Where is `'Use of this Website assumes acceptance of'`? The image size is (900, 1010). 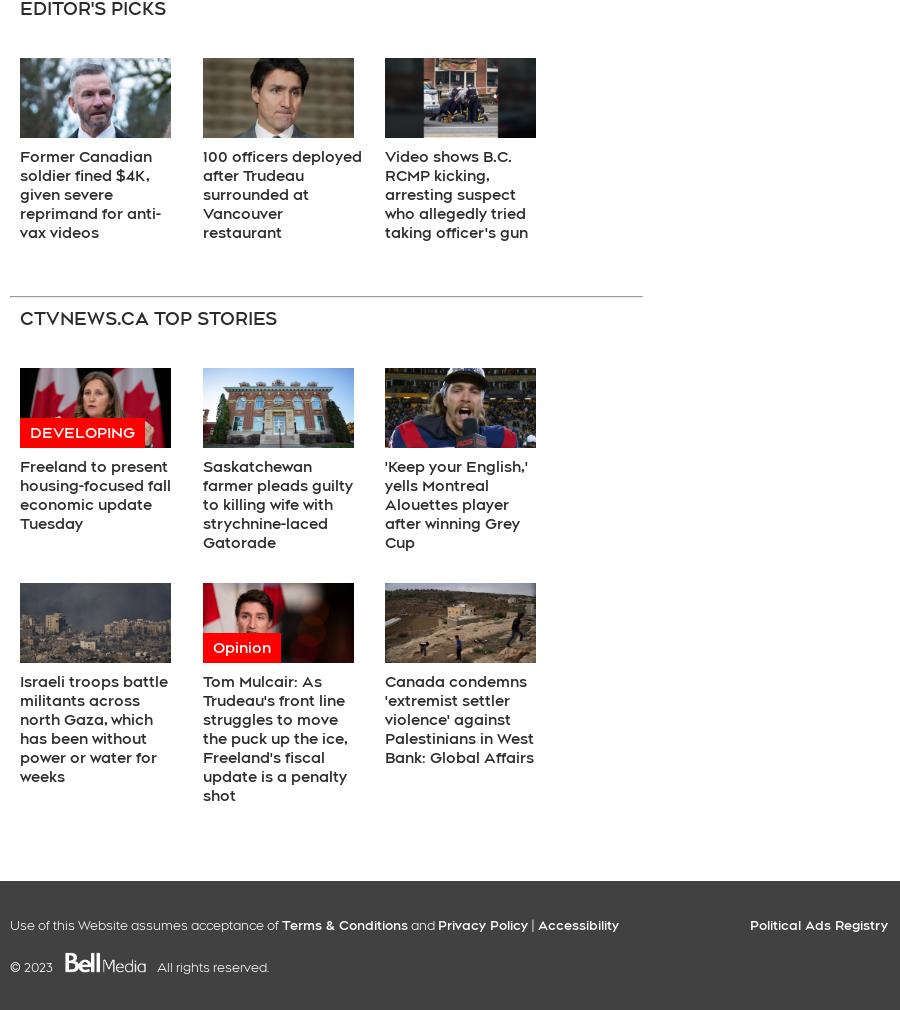 'Use of this Website assumes acceptance of' is located at coordinates (145, 924).